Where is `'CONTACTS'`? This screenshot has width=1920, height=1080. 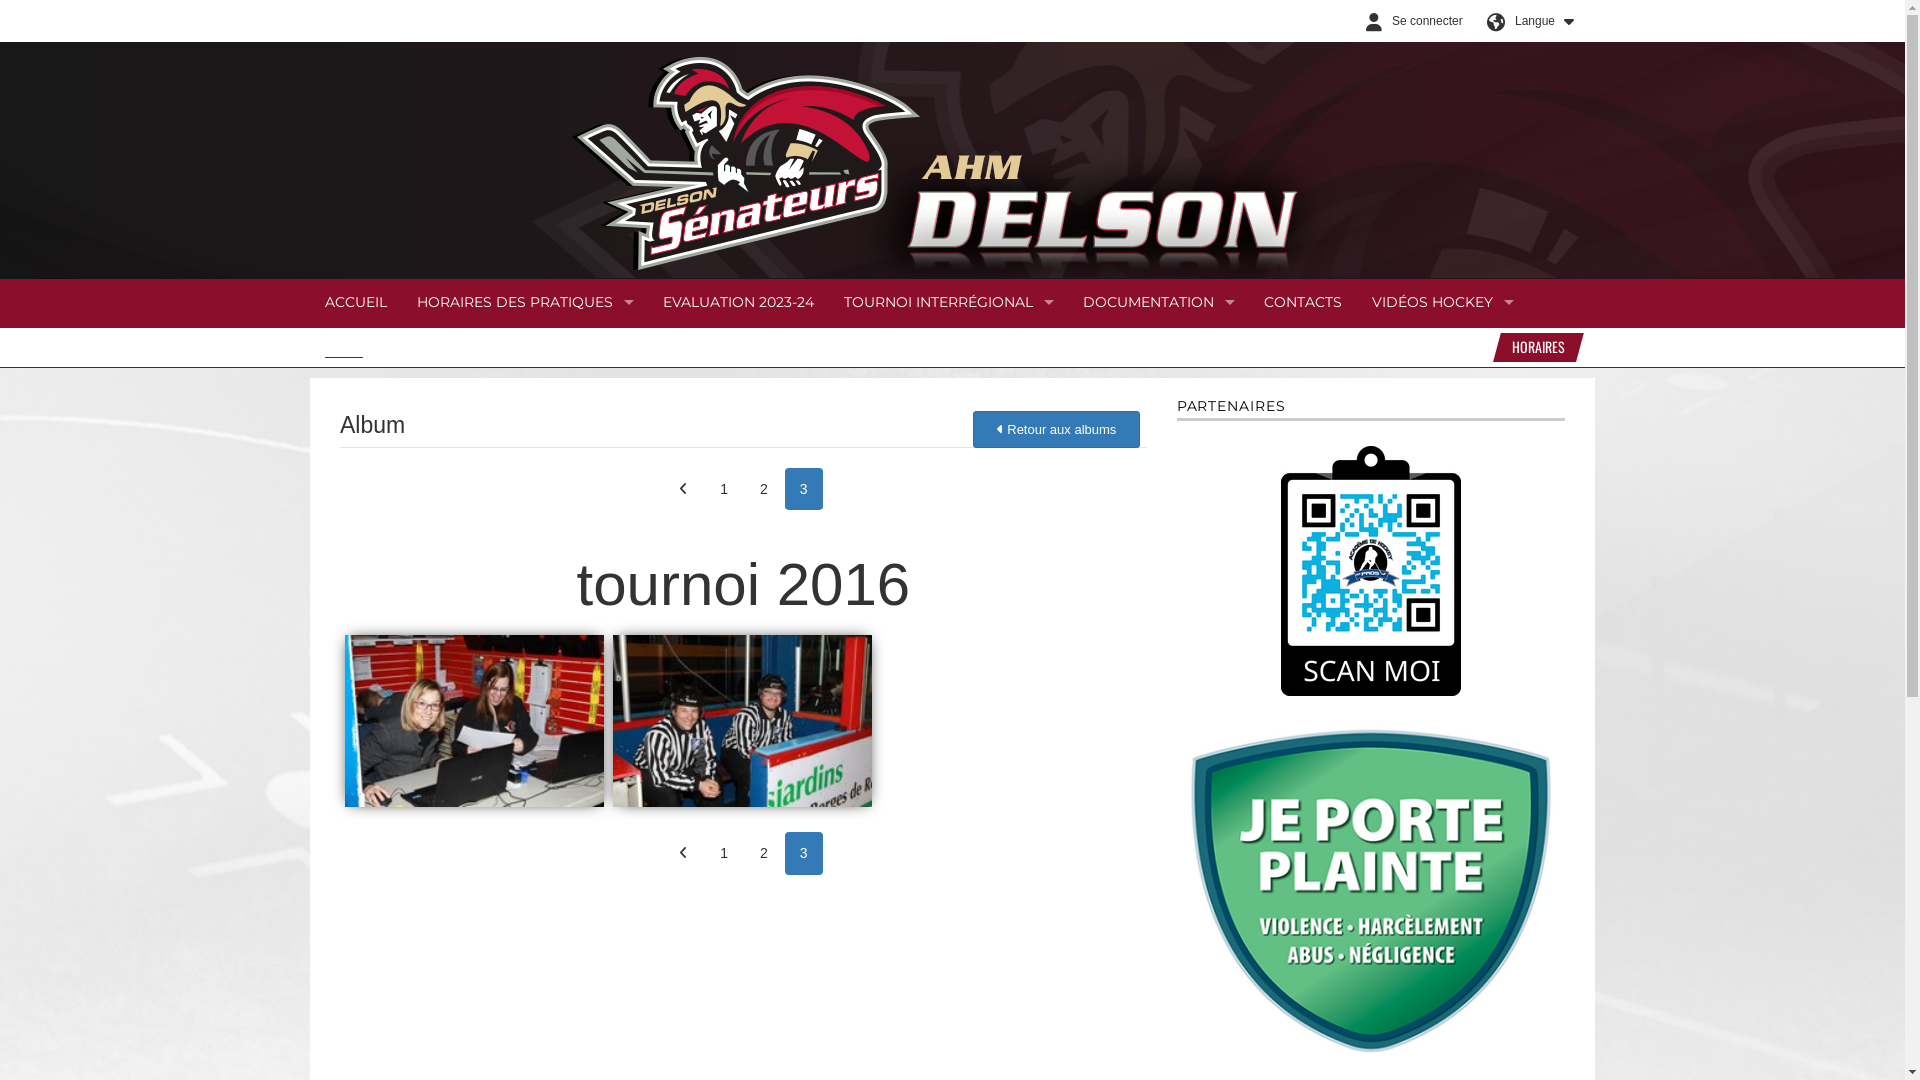
'CONTACTS' is located at coordinates (1302, 303).